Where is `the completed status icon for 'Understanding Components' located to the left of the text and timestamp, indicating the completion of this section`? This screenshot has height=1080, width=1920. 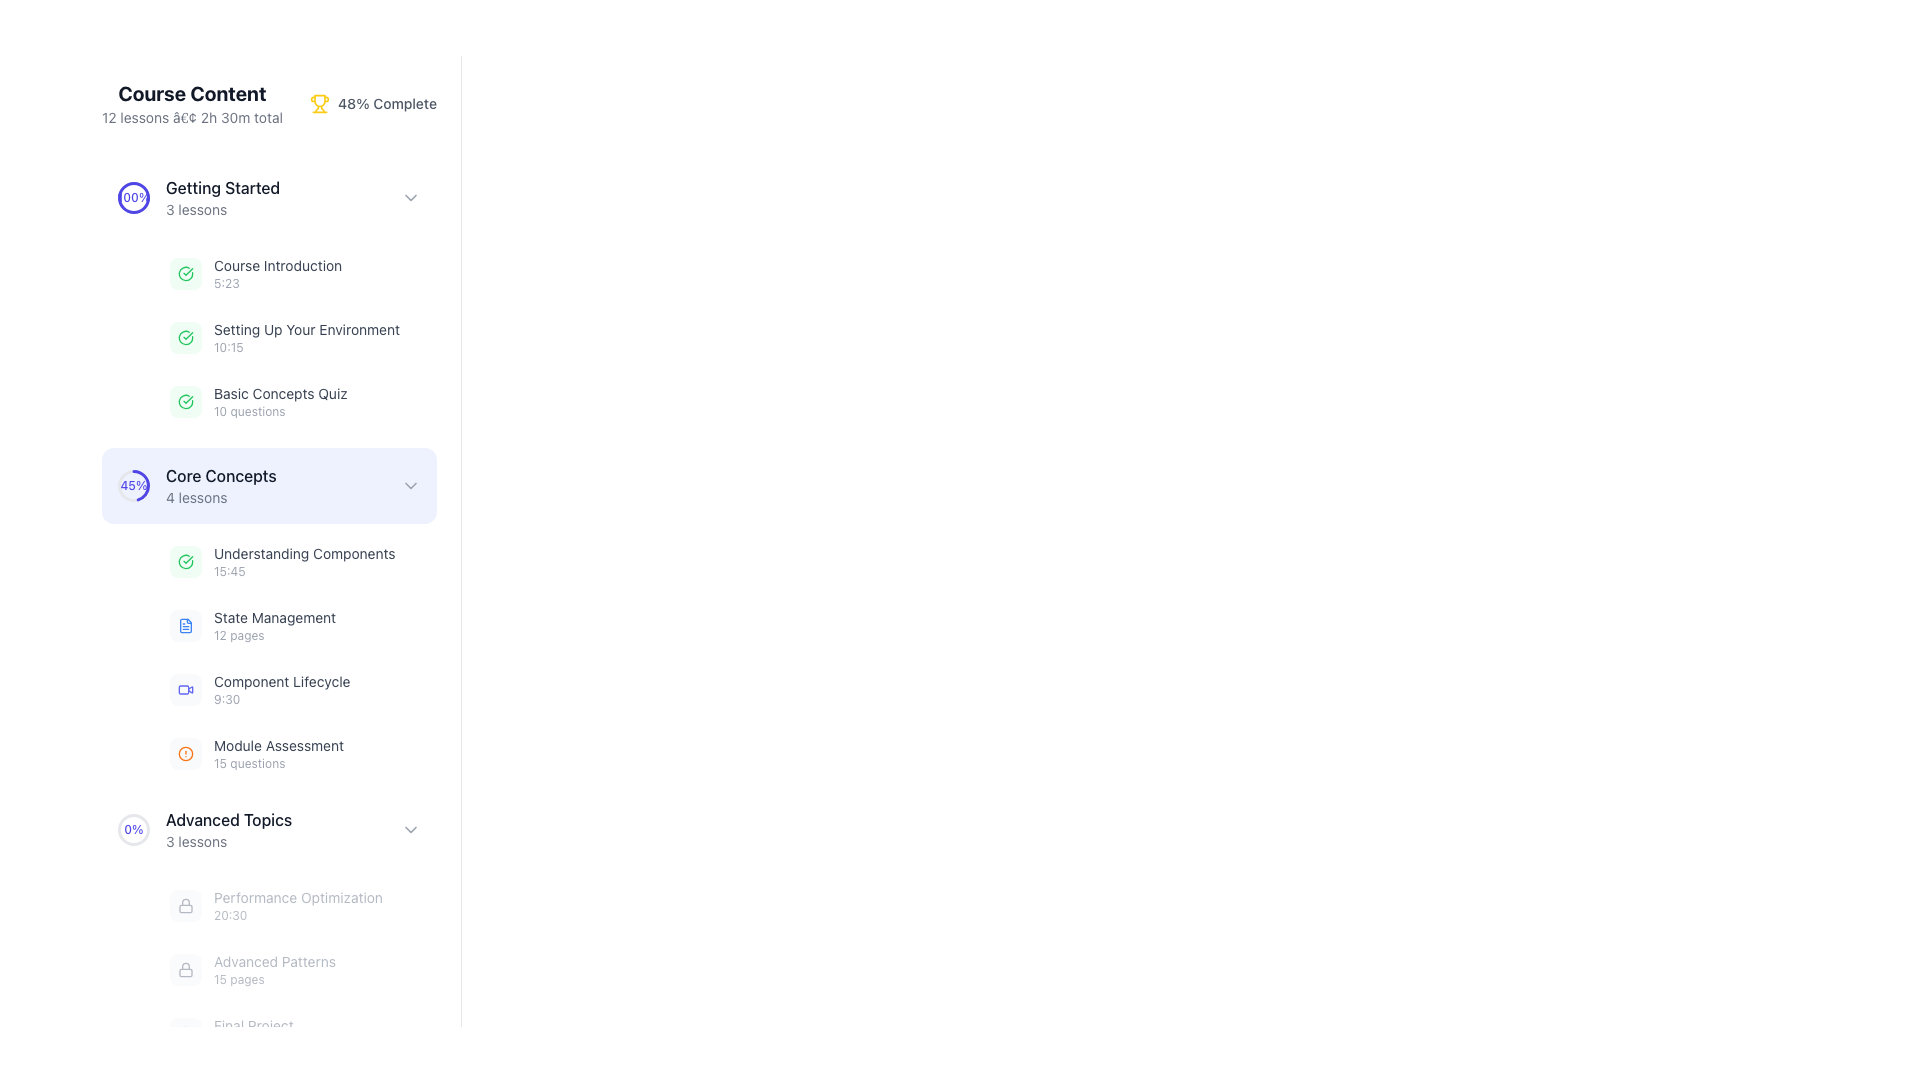 the completed status icon for 'Understanding Components' located to the left of the text and timestamp, indicating the completion of this section is located at coordinates (186, 562).